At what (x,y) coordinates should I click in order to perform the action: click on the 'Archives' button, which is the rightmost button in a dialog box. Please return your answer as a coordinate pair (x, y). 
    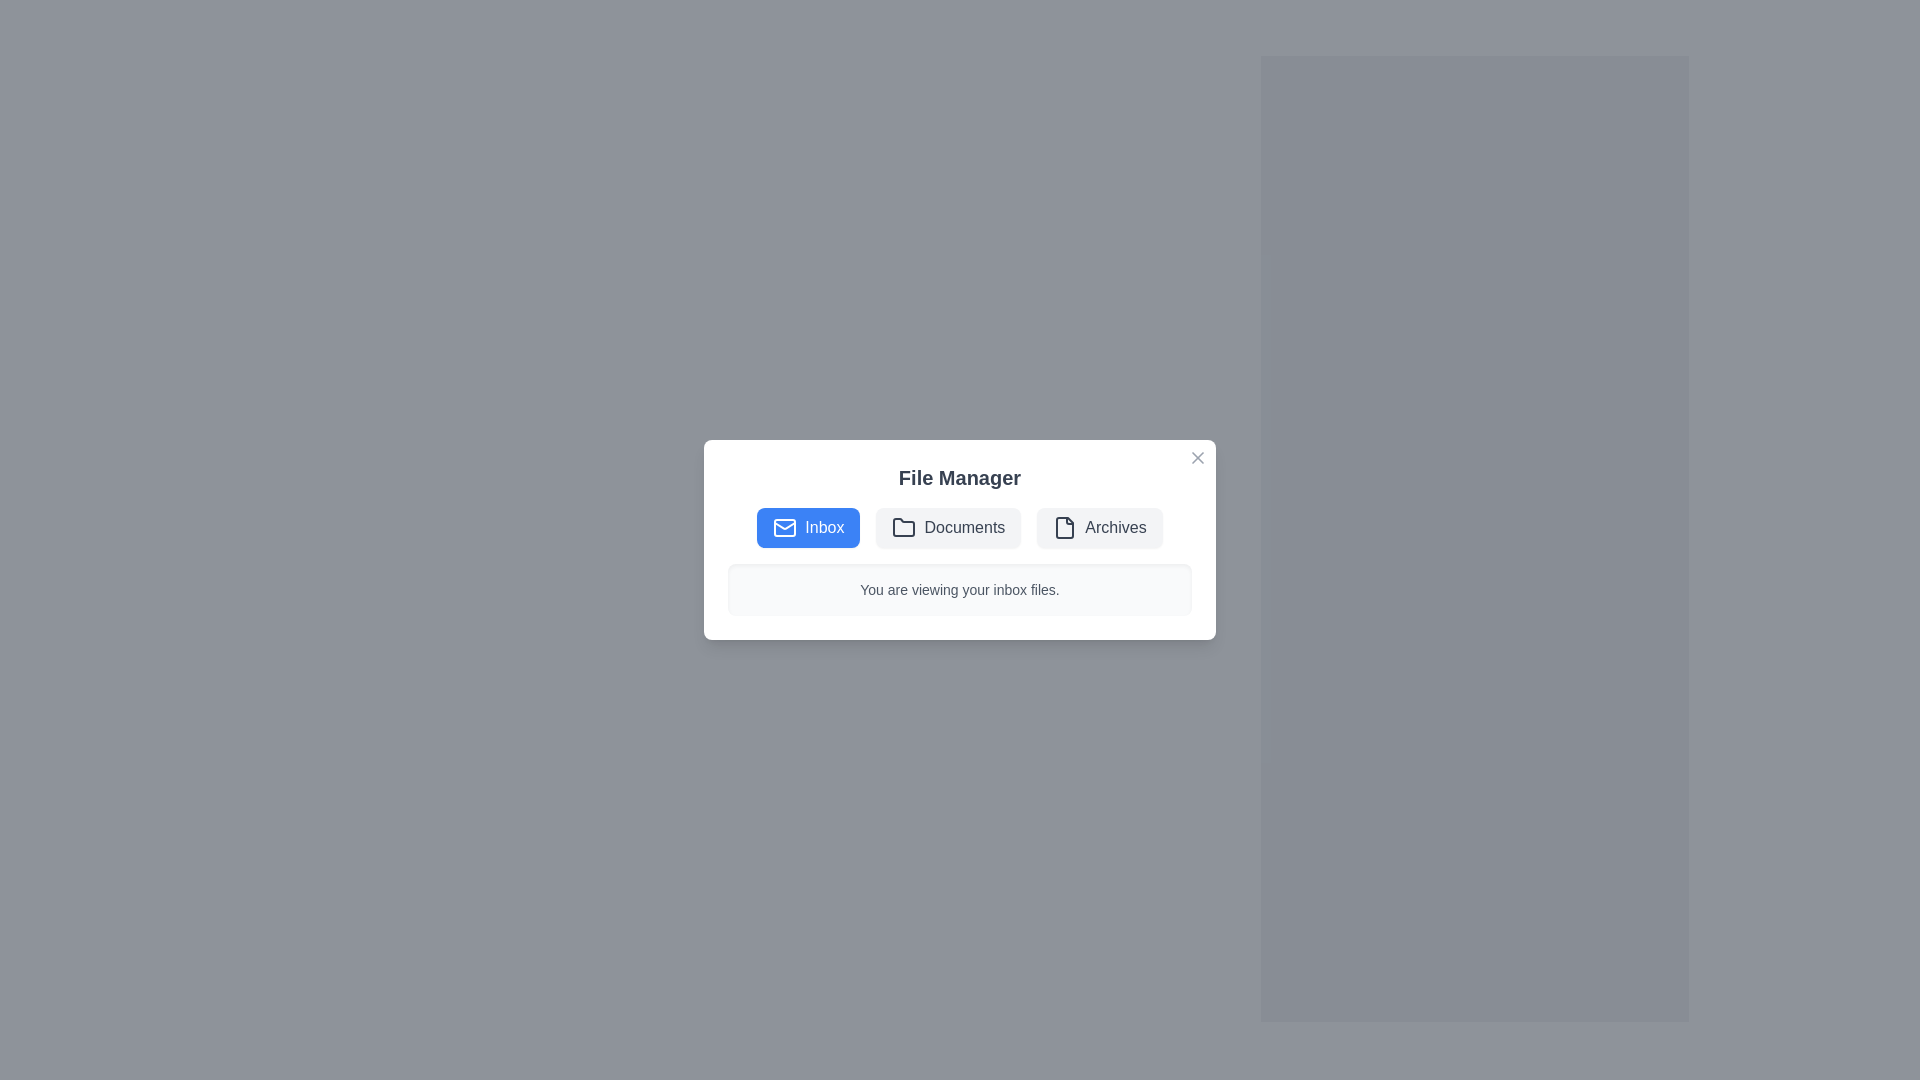
    Looking at the image, I should click on (1098, 527).